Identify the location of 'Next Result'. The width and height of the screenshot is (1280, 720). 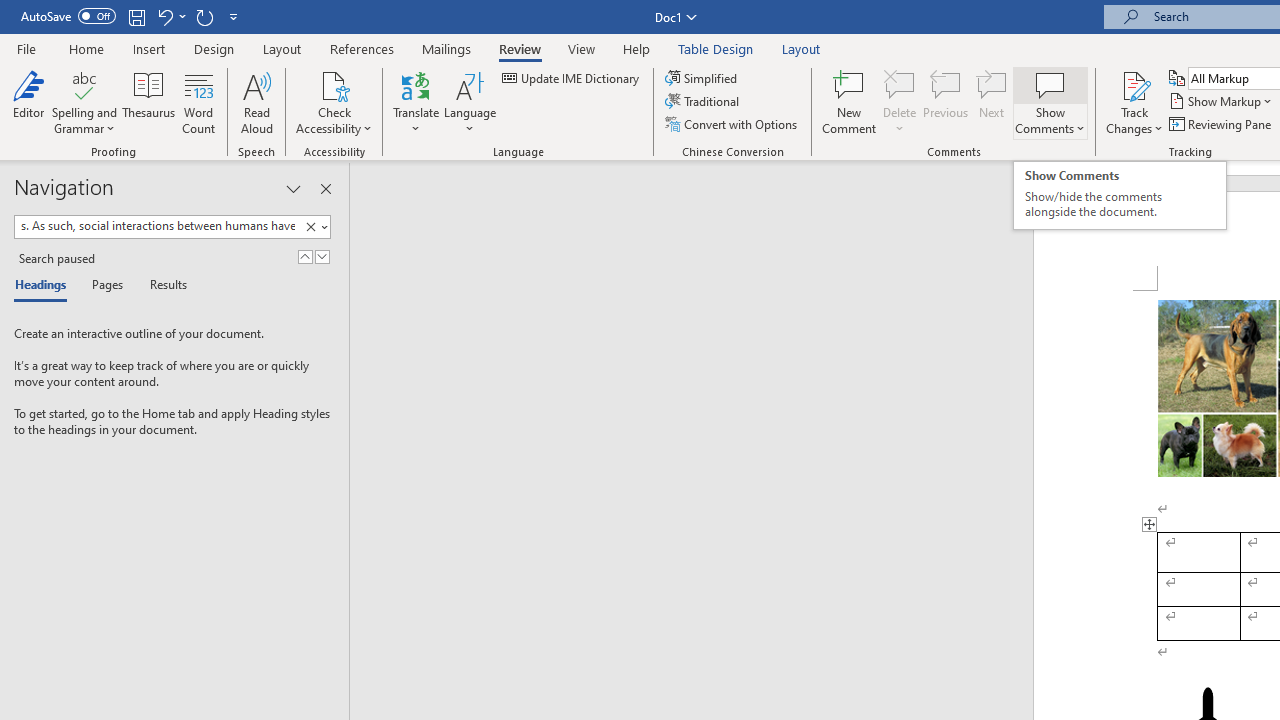
(322, 256).